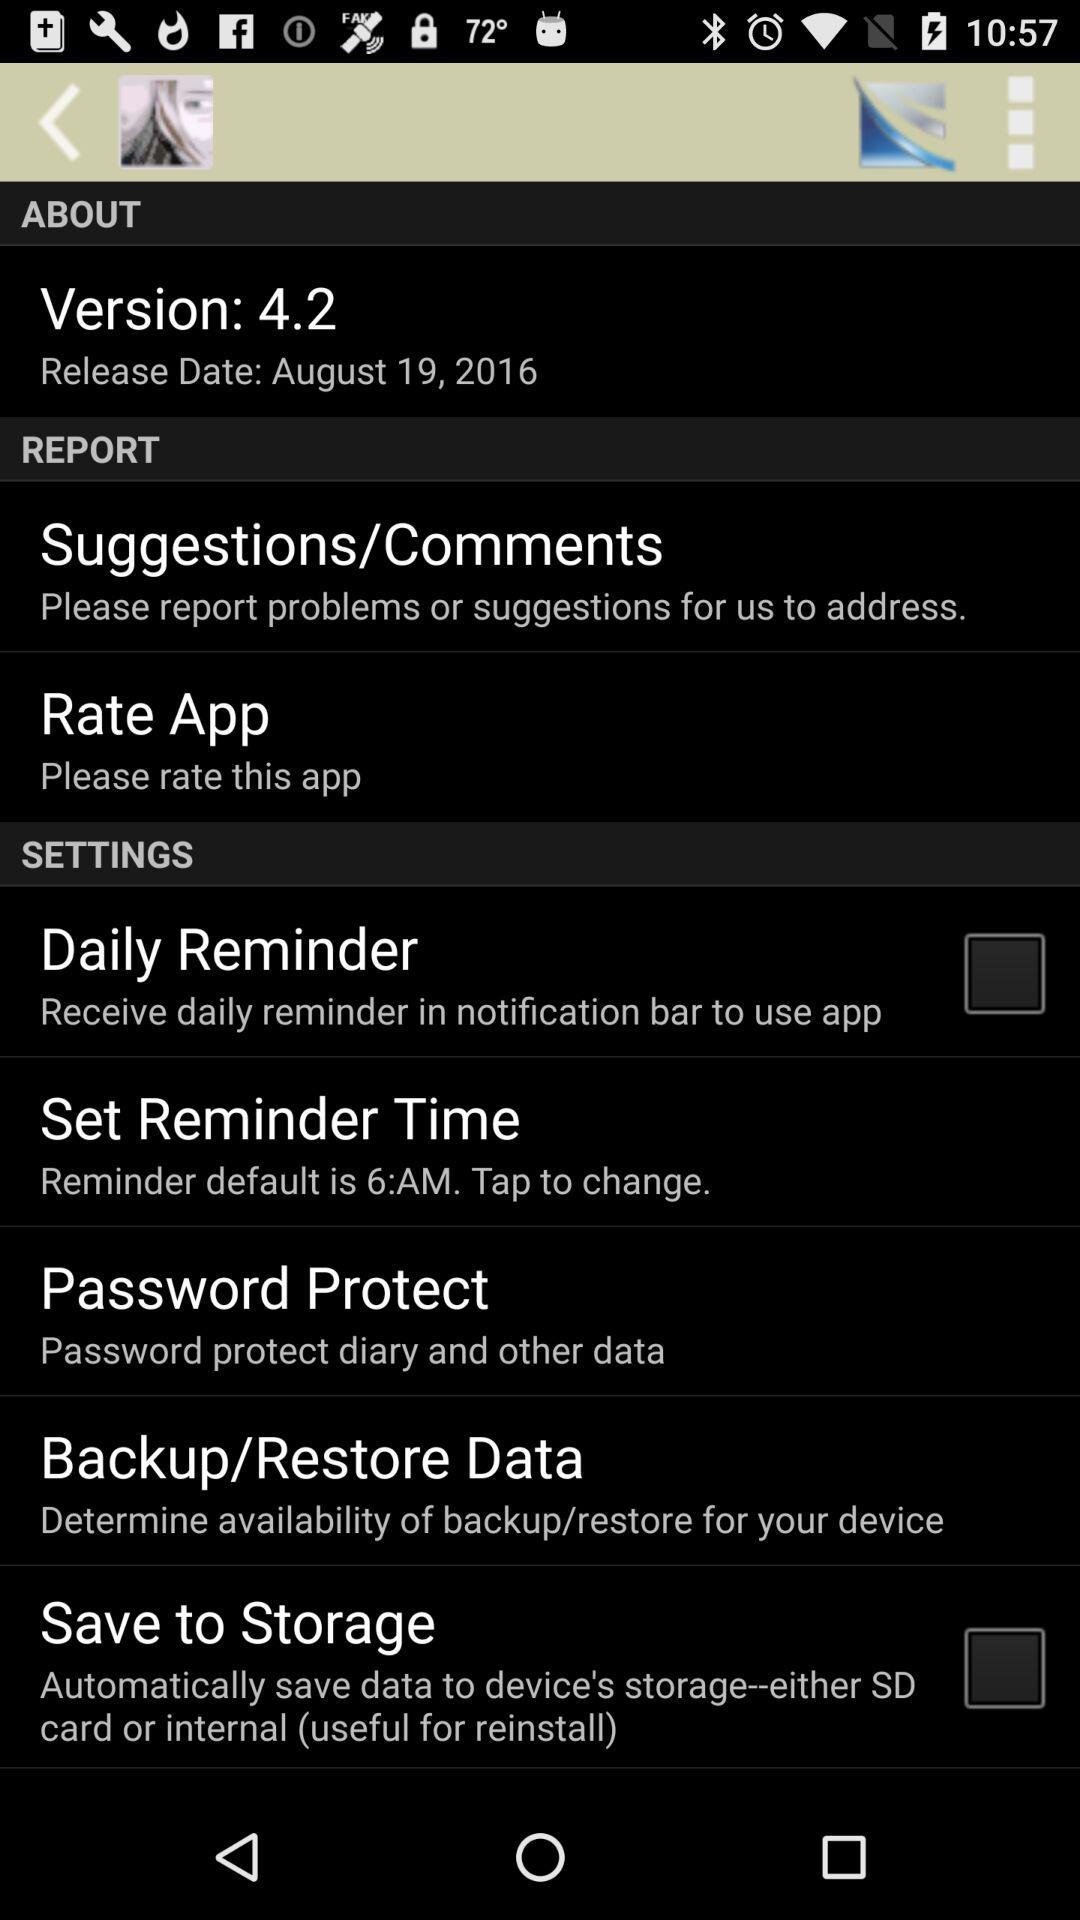  Describe the element at coordinates (540, 854) in the screenshot. I see `icon below please rate this icon` at that location.